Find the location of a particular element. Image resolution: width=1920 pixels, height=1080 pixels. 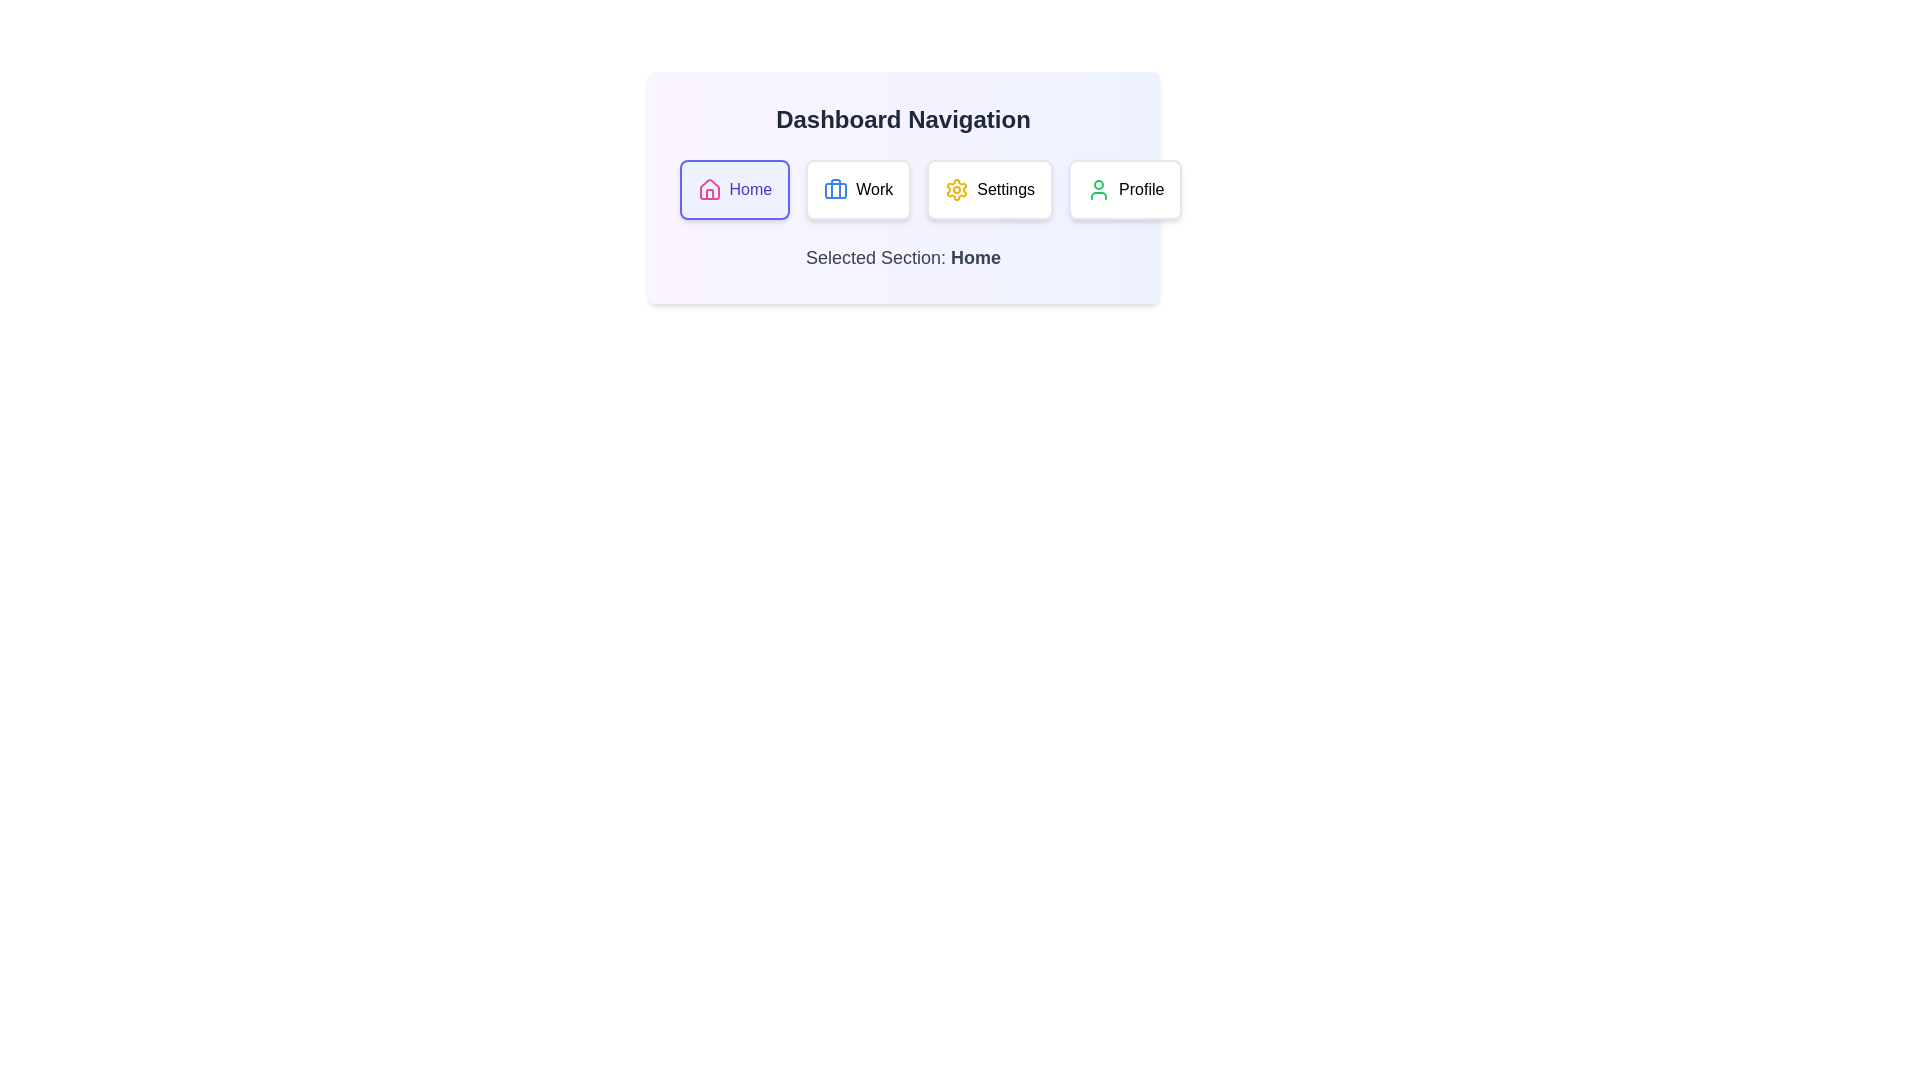

the 'Home' text label element, which is styled in medium font size and displayed in blue, located in a navigation list with a white background and indigo borders, adjacent to a house icon is located at coordinates (749, 189).